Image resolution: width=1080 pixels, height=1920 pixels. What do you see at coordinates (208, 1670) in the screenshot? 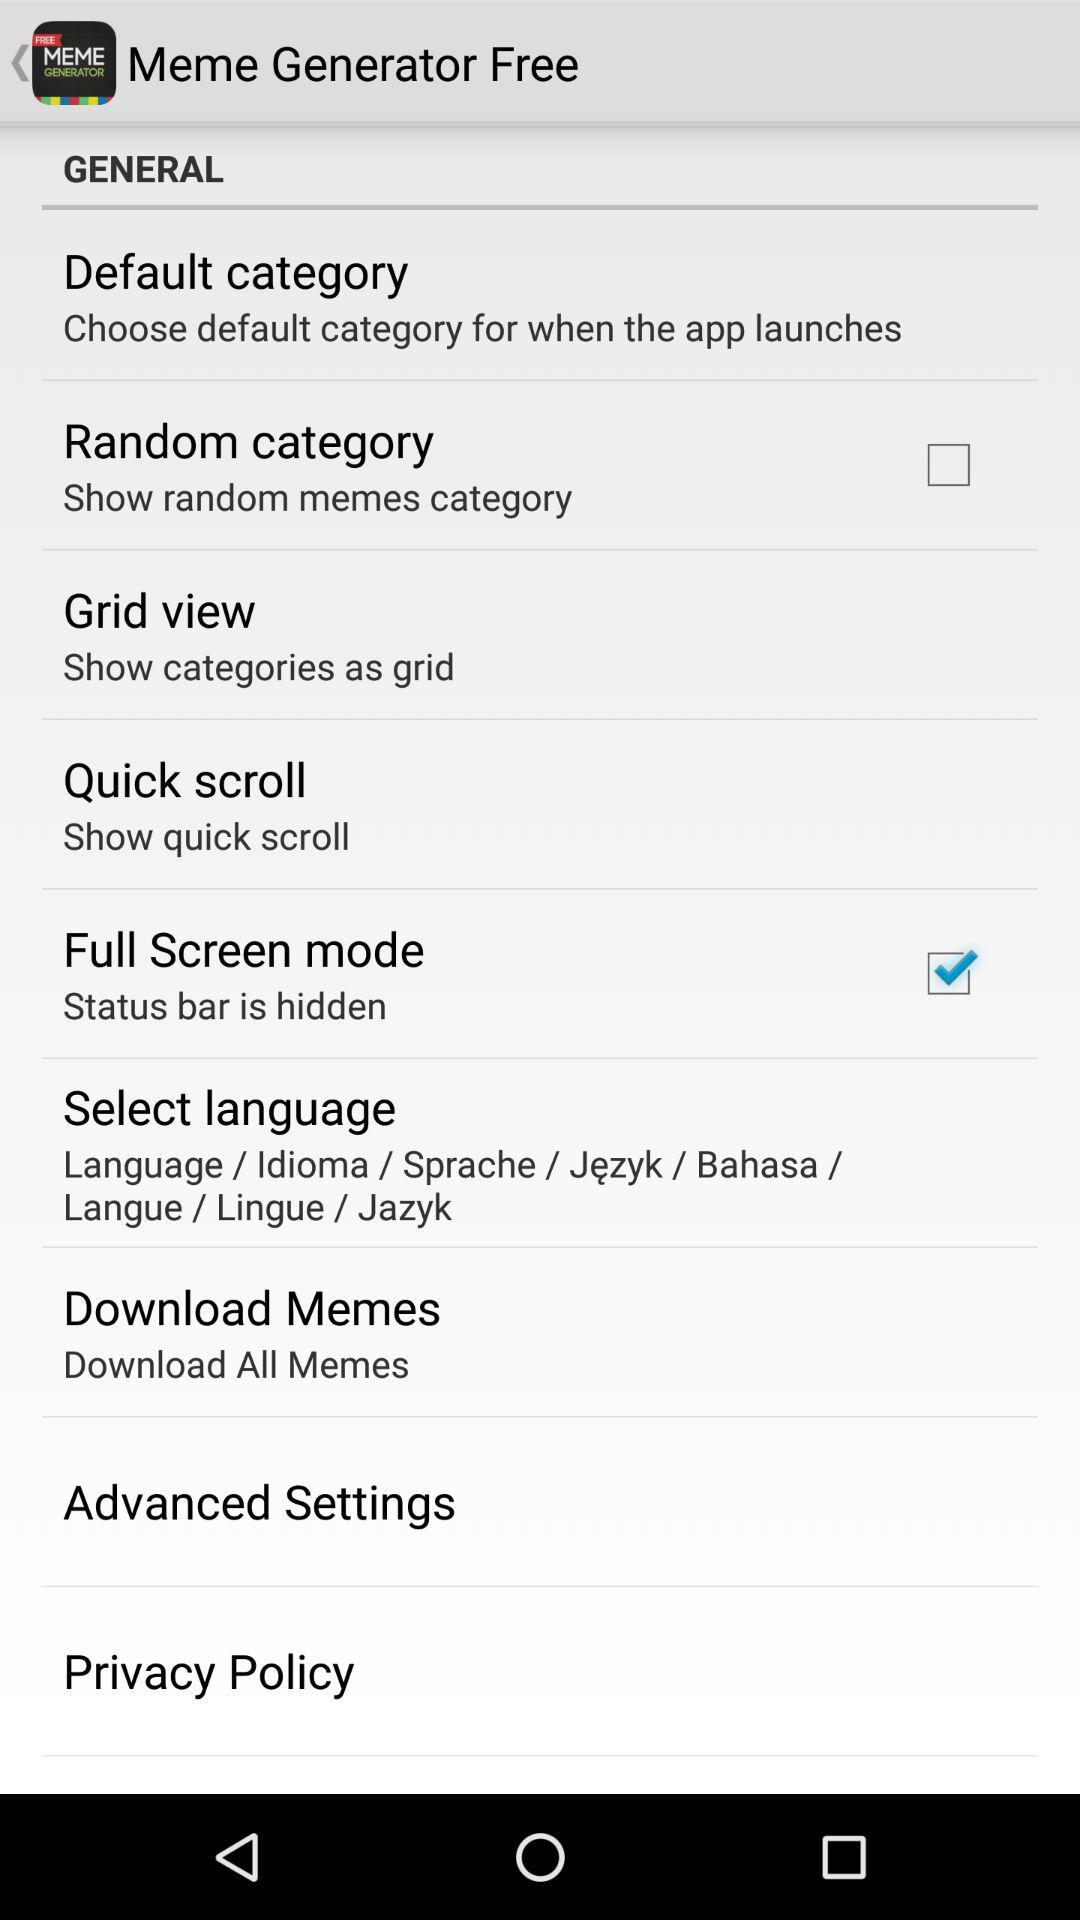
I see `the privacy policy icon` at bounding box center [208, 1670].